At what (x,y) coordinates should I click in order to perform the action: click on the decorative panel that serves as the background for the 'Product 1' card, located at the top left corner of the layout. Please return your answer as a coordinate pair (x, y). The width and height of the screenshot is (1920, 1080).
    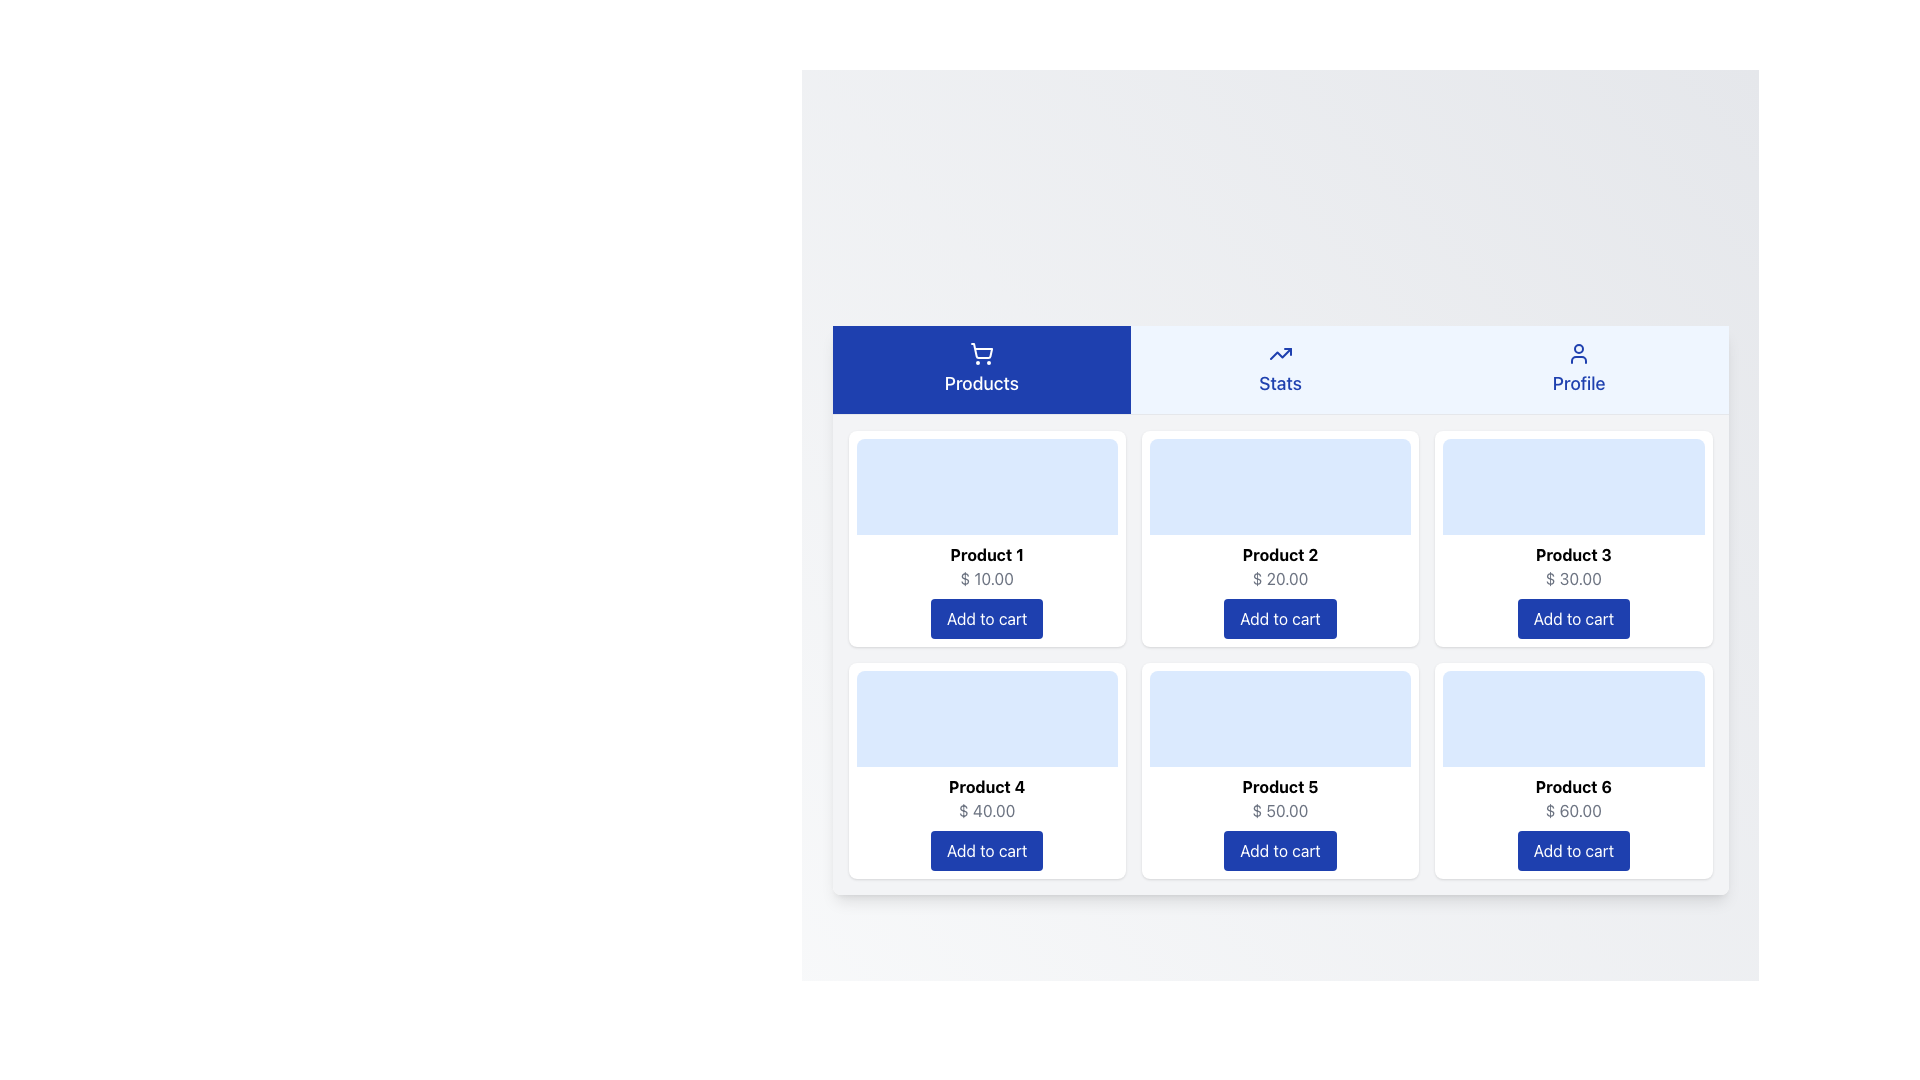
    Looking at the image, I should click on (987, 486).